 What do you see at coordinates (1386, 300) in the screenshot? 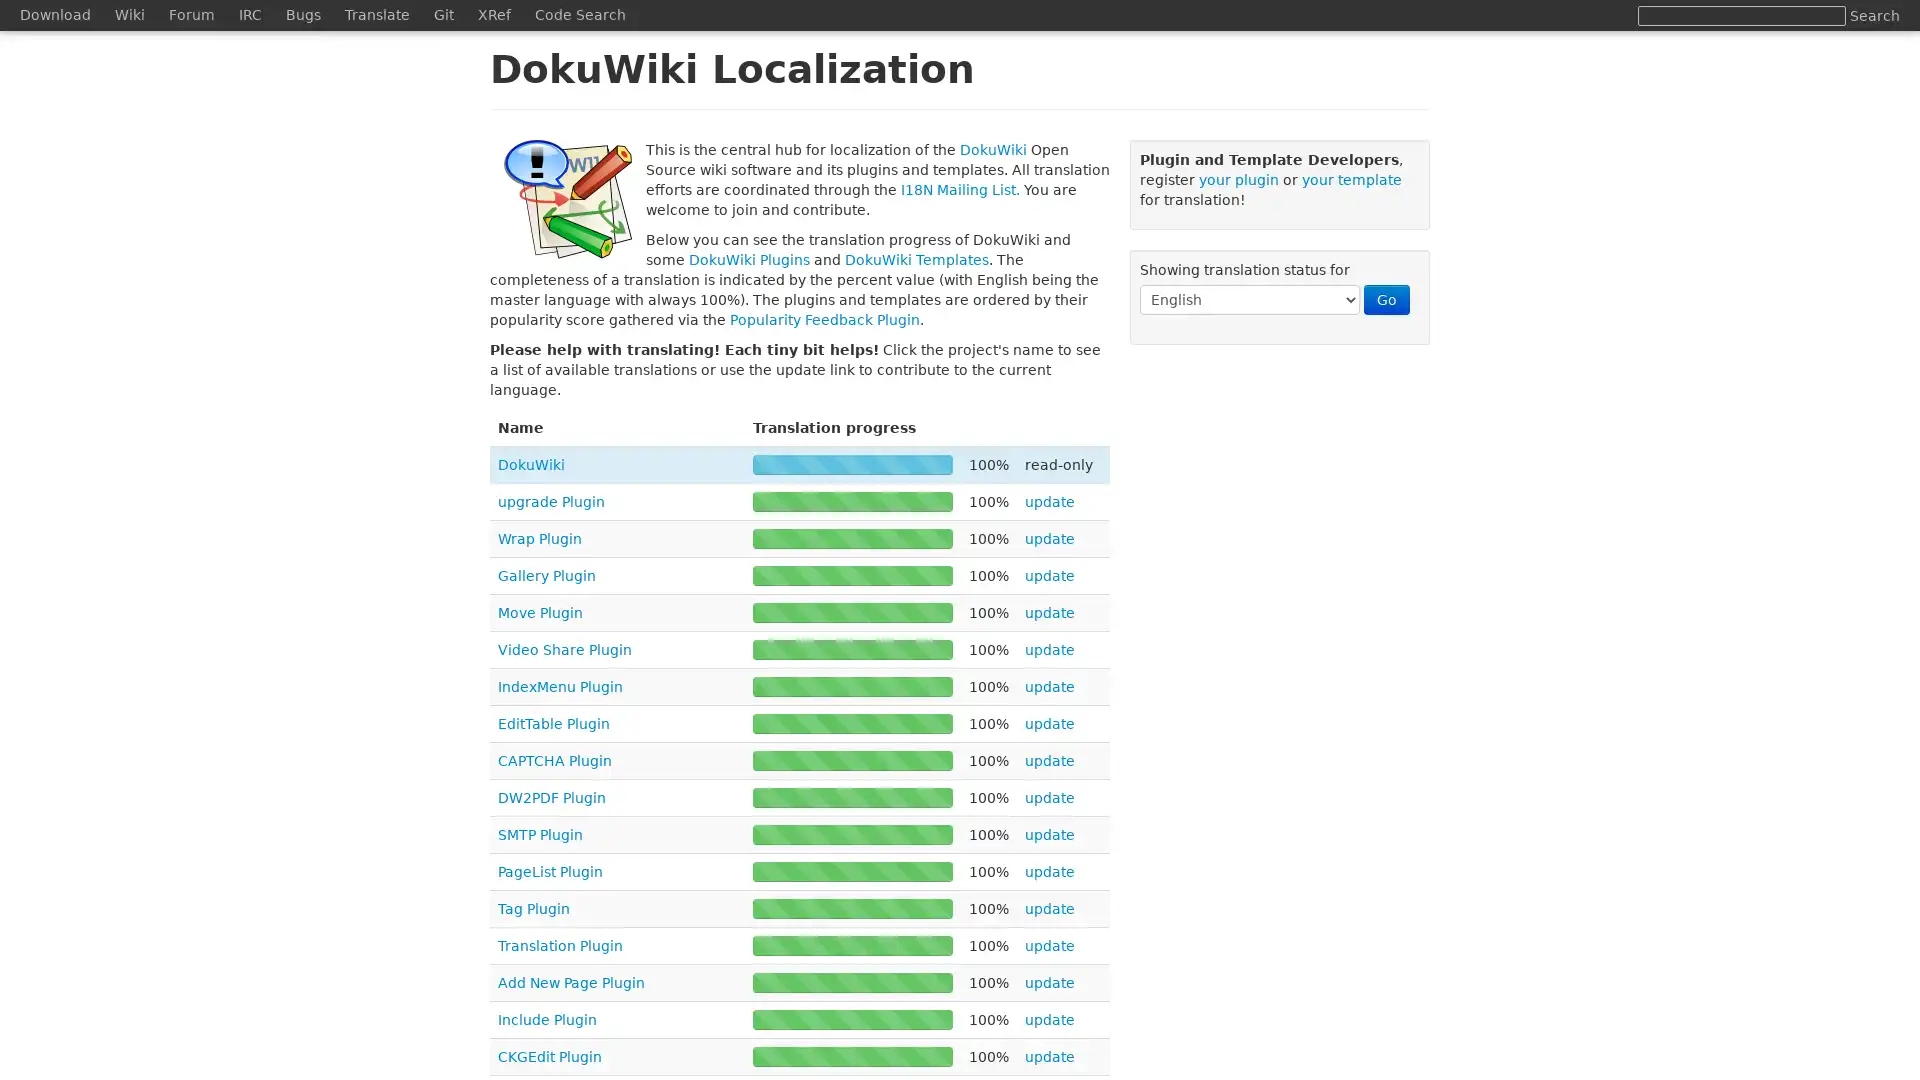
I see `Go` at bounding box center [1386, 300].